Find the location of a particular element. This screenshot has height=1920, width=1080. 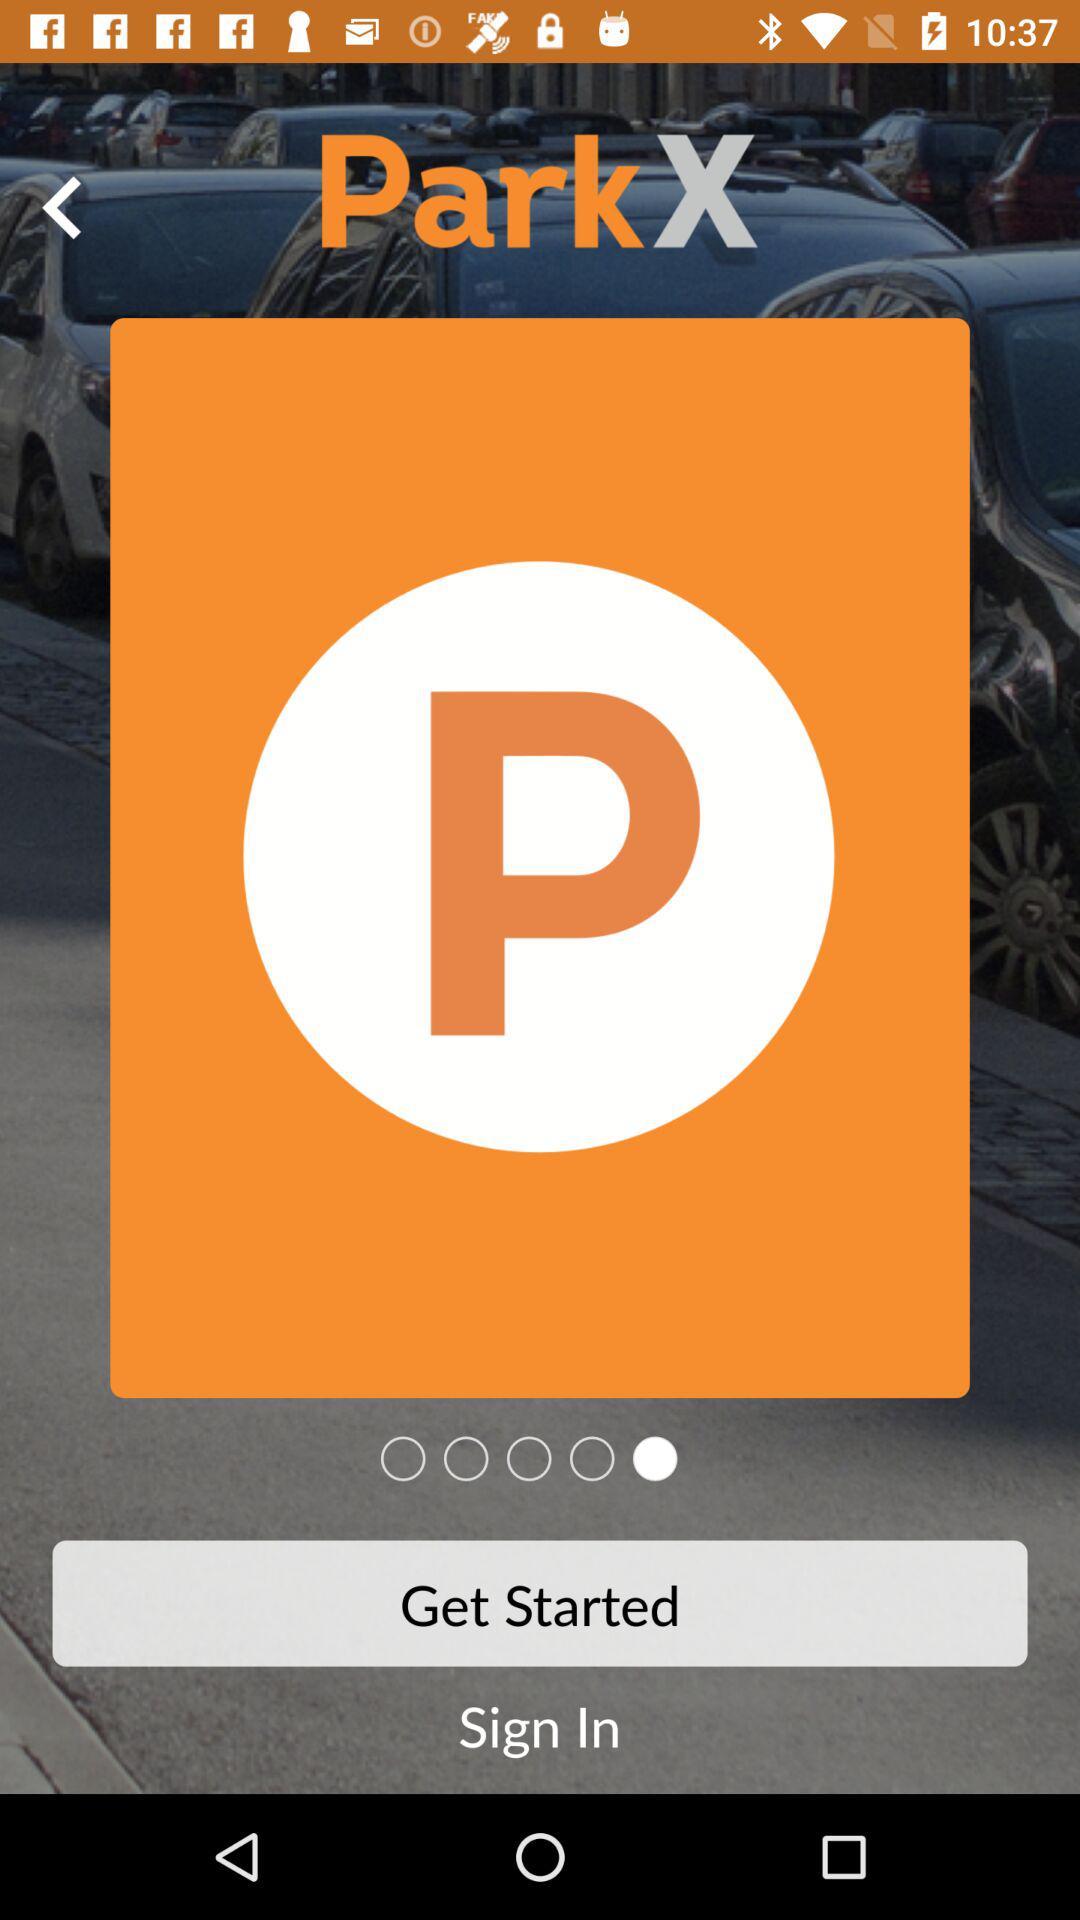

the arrow_backward icon is located at coordinates (61, 207).